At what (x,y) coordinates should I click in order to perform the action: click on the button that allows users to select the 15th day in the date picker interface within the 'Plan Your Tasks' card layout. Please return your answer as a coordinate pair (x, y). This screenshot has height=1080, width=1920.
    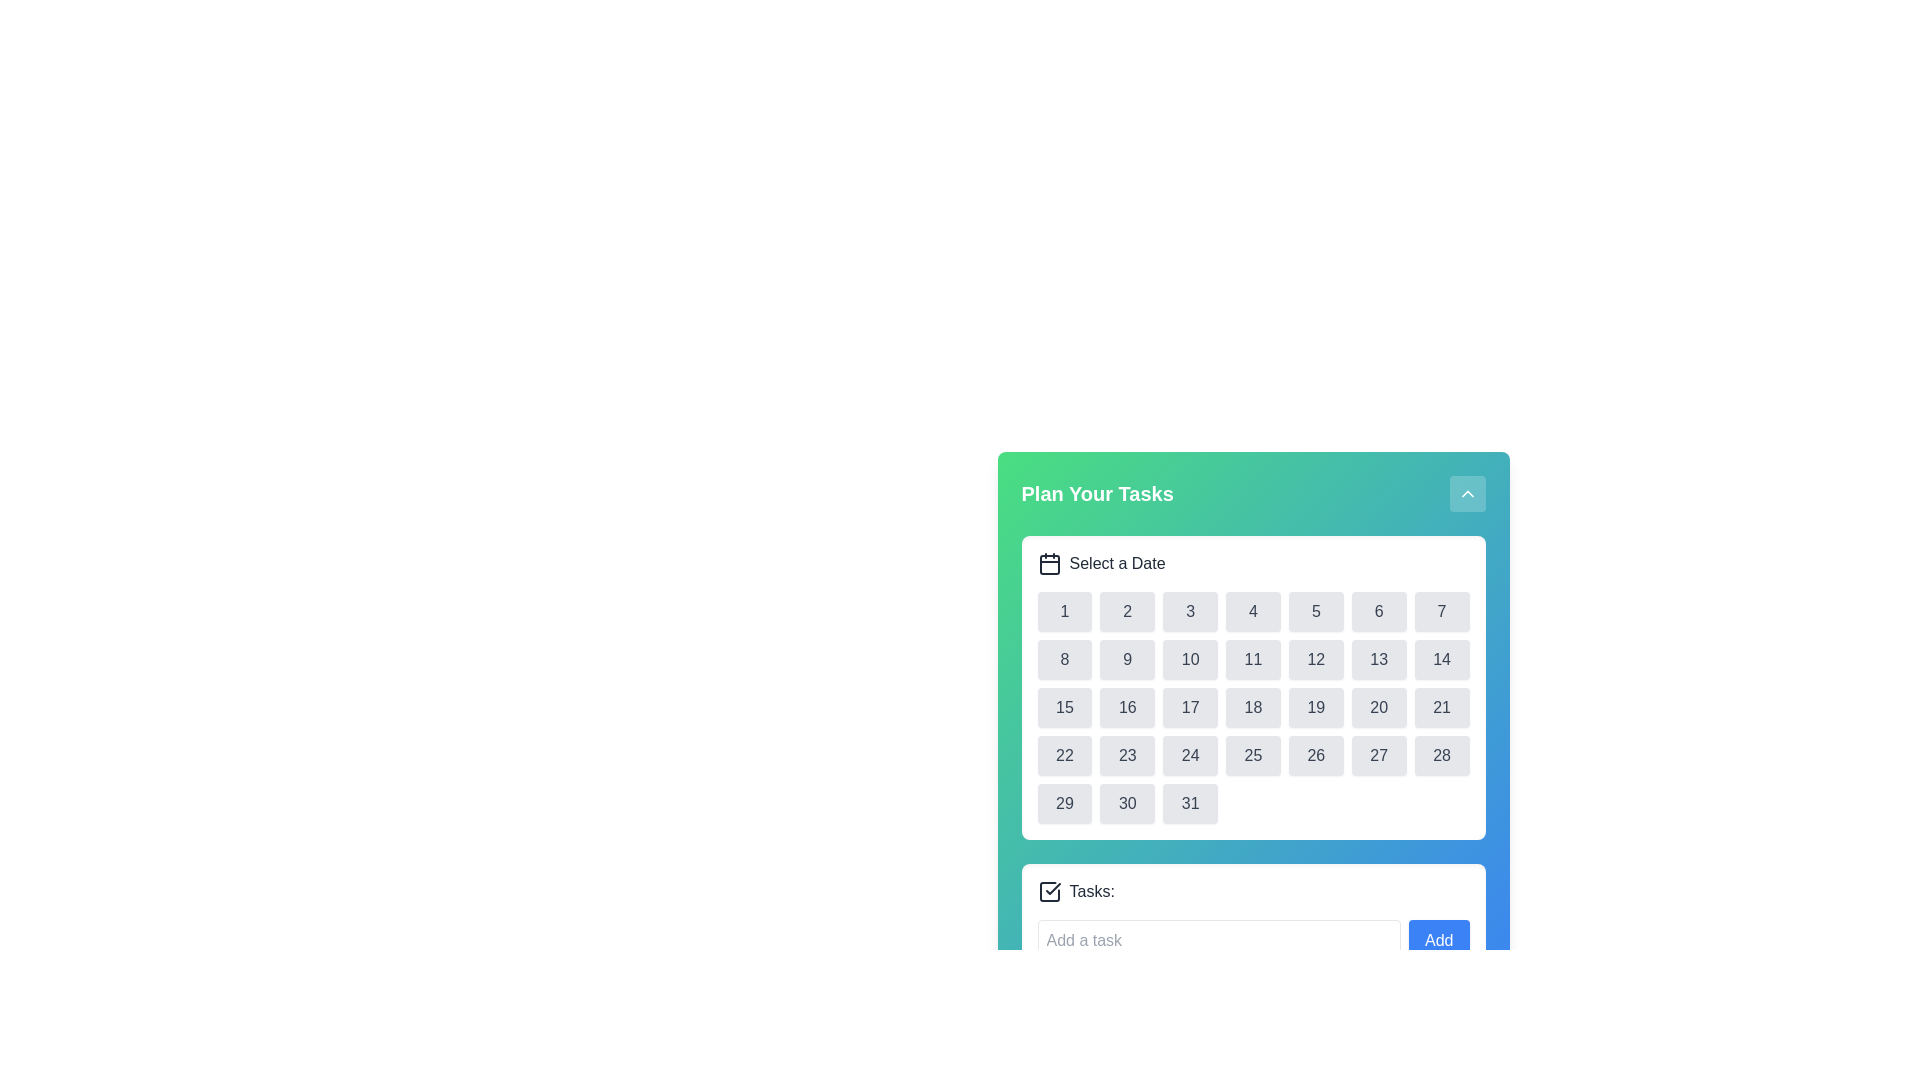
    Looking at the image, I should click on (1063, 707).